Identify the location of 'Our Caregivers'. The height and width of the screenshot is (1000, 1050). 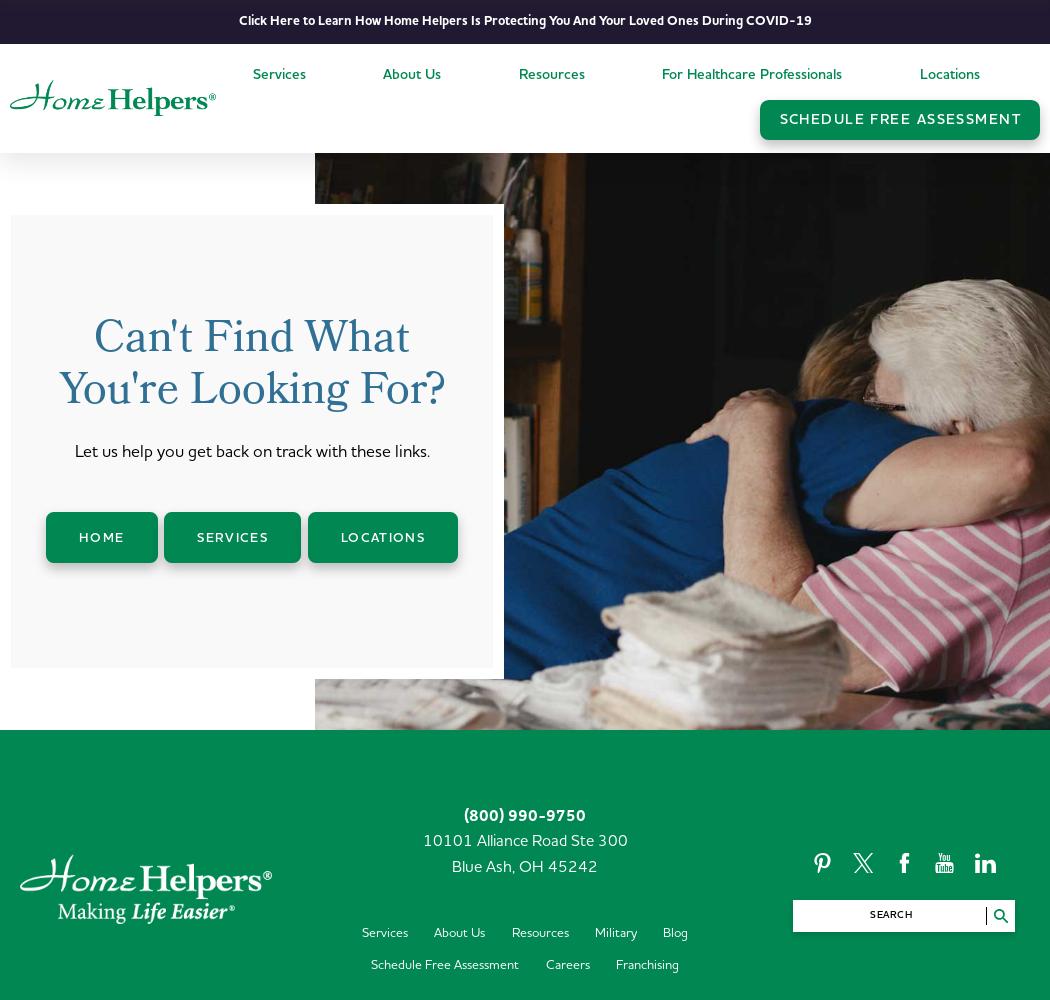
(432, 142).